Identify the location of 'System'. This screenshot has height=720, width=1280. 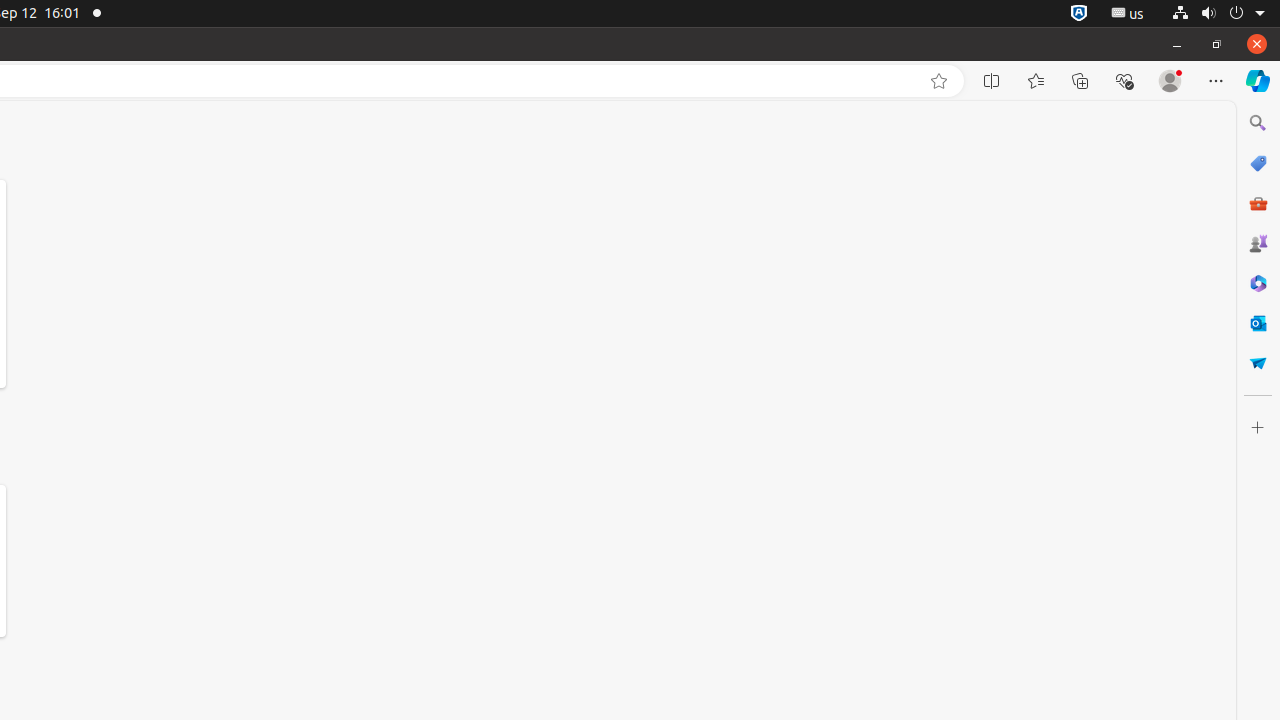
(1217, 13).